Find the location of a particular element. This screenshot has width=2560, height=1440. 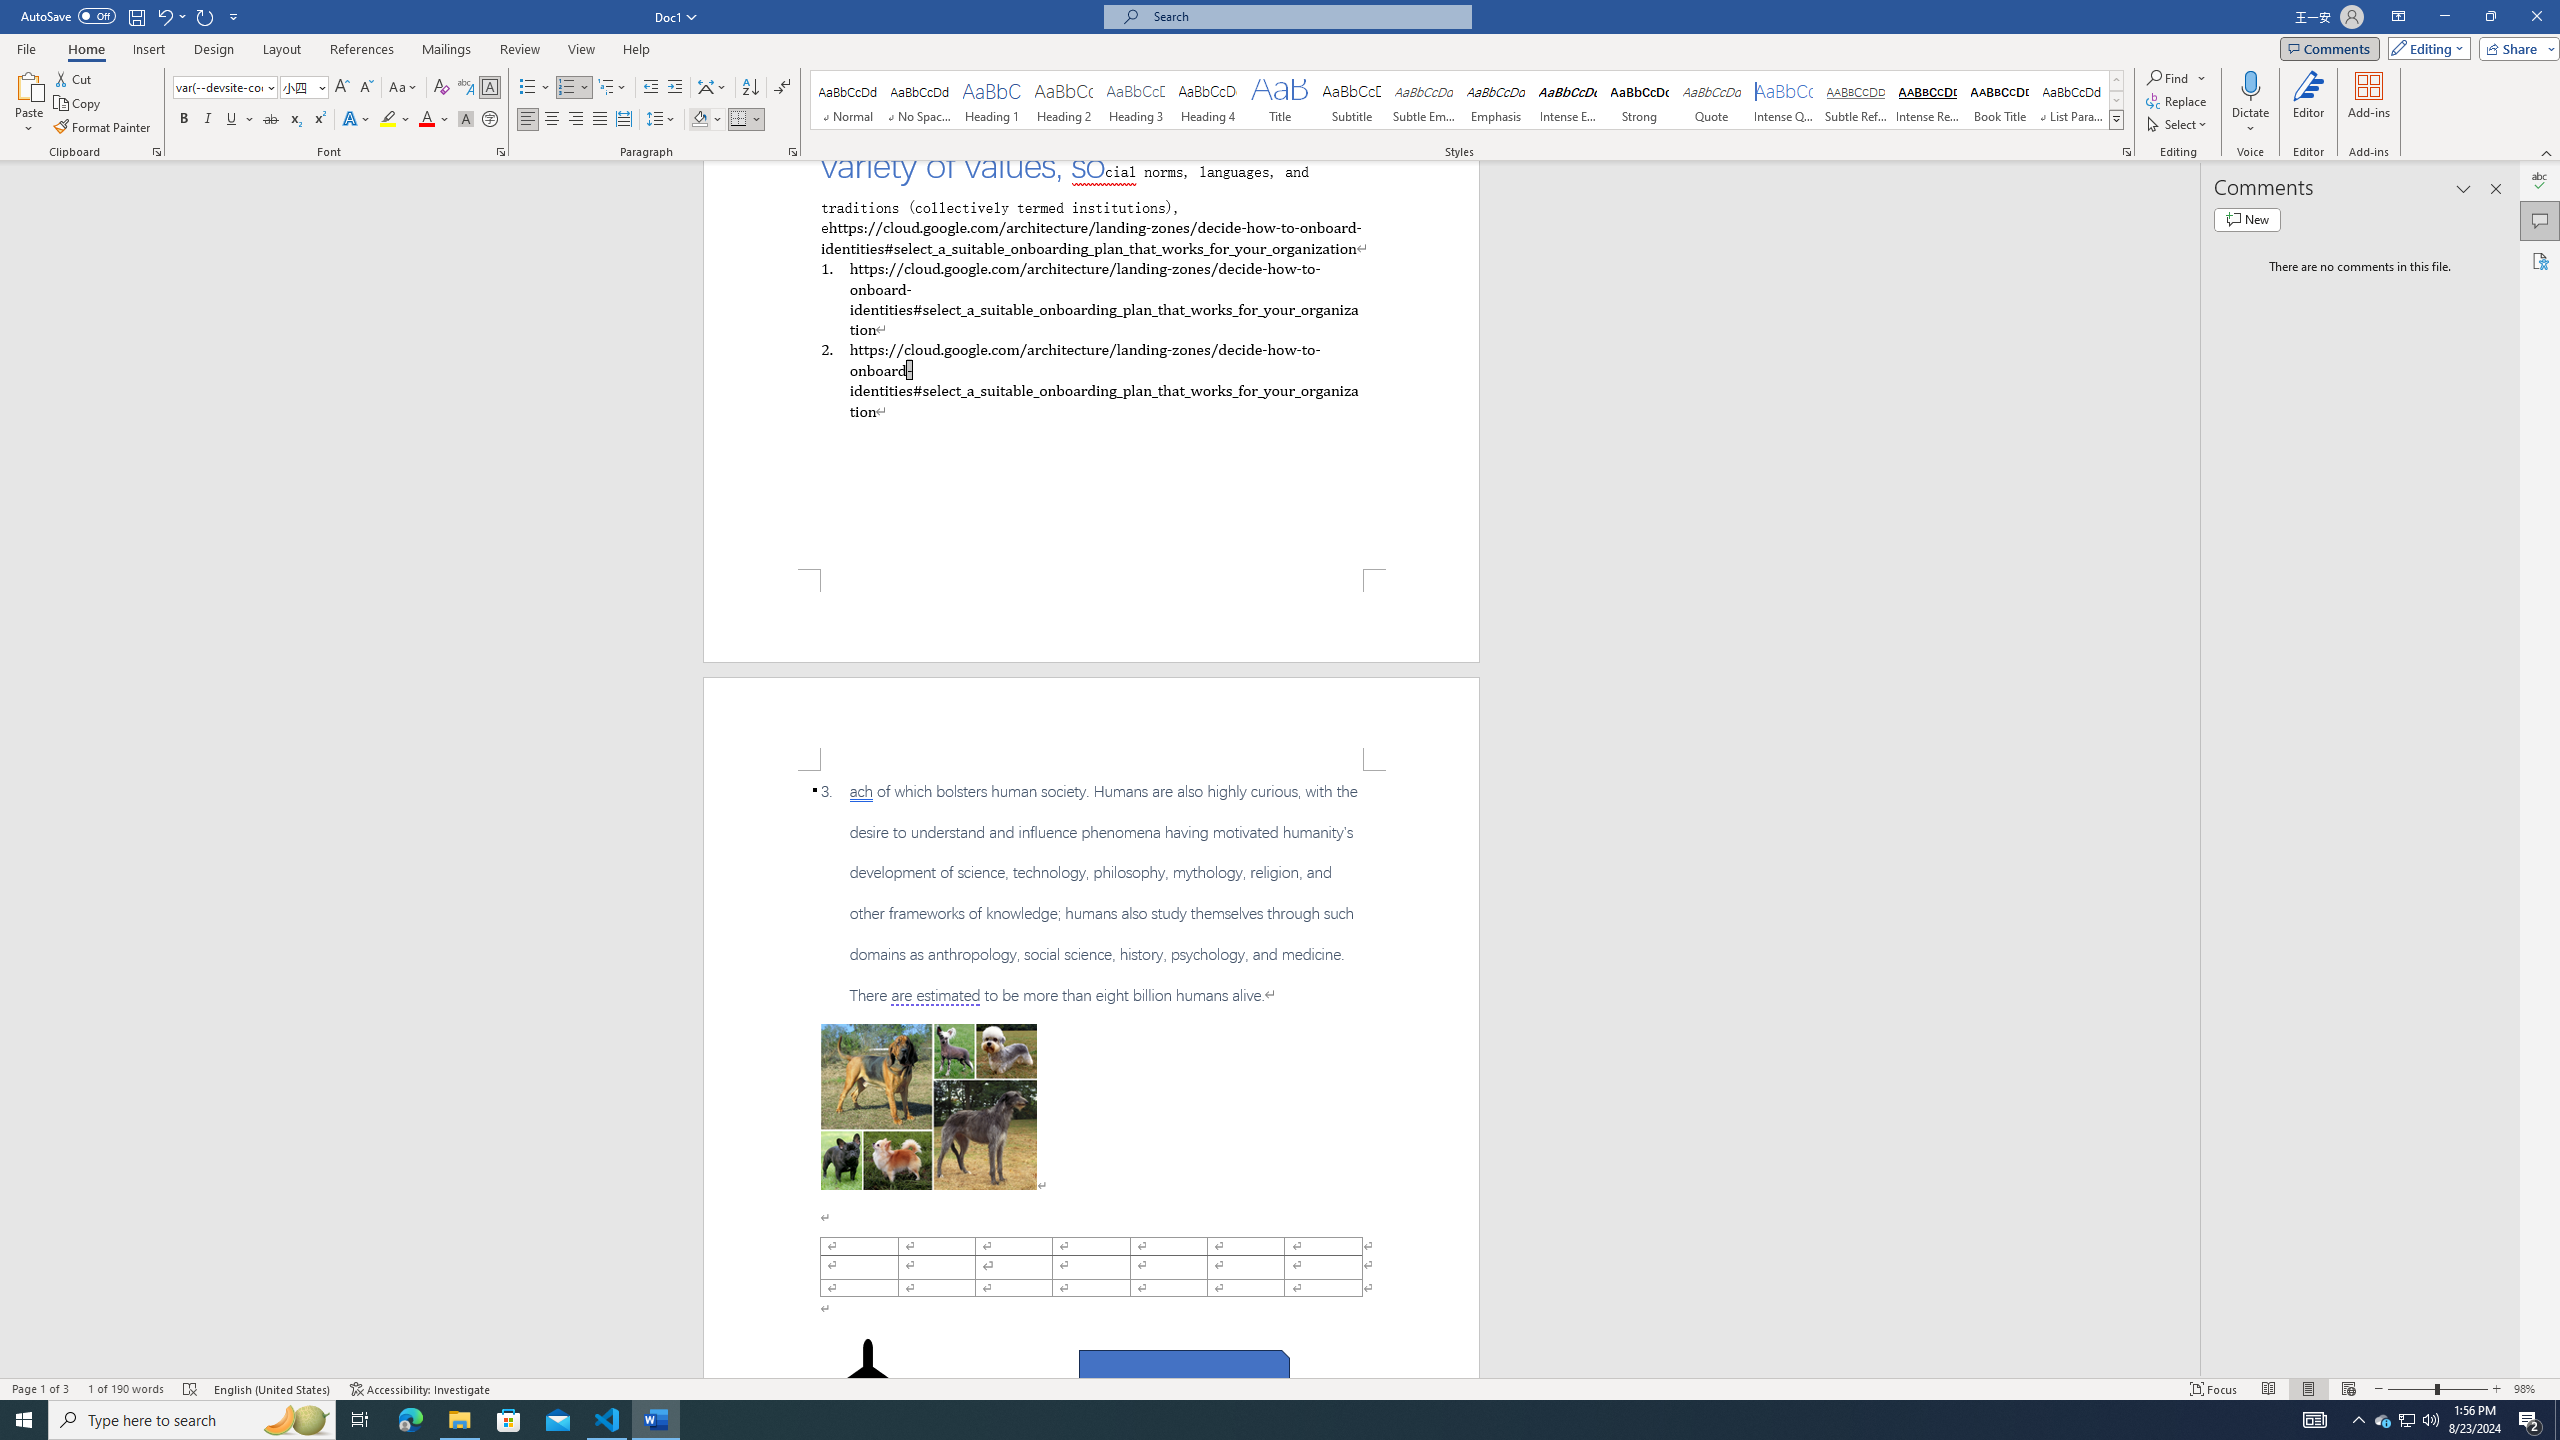

'Zoom' is located at coordinates (2437, 1389).